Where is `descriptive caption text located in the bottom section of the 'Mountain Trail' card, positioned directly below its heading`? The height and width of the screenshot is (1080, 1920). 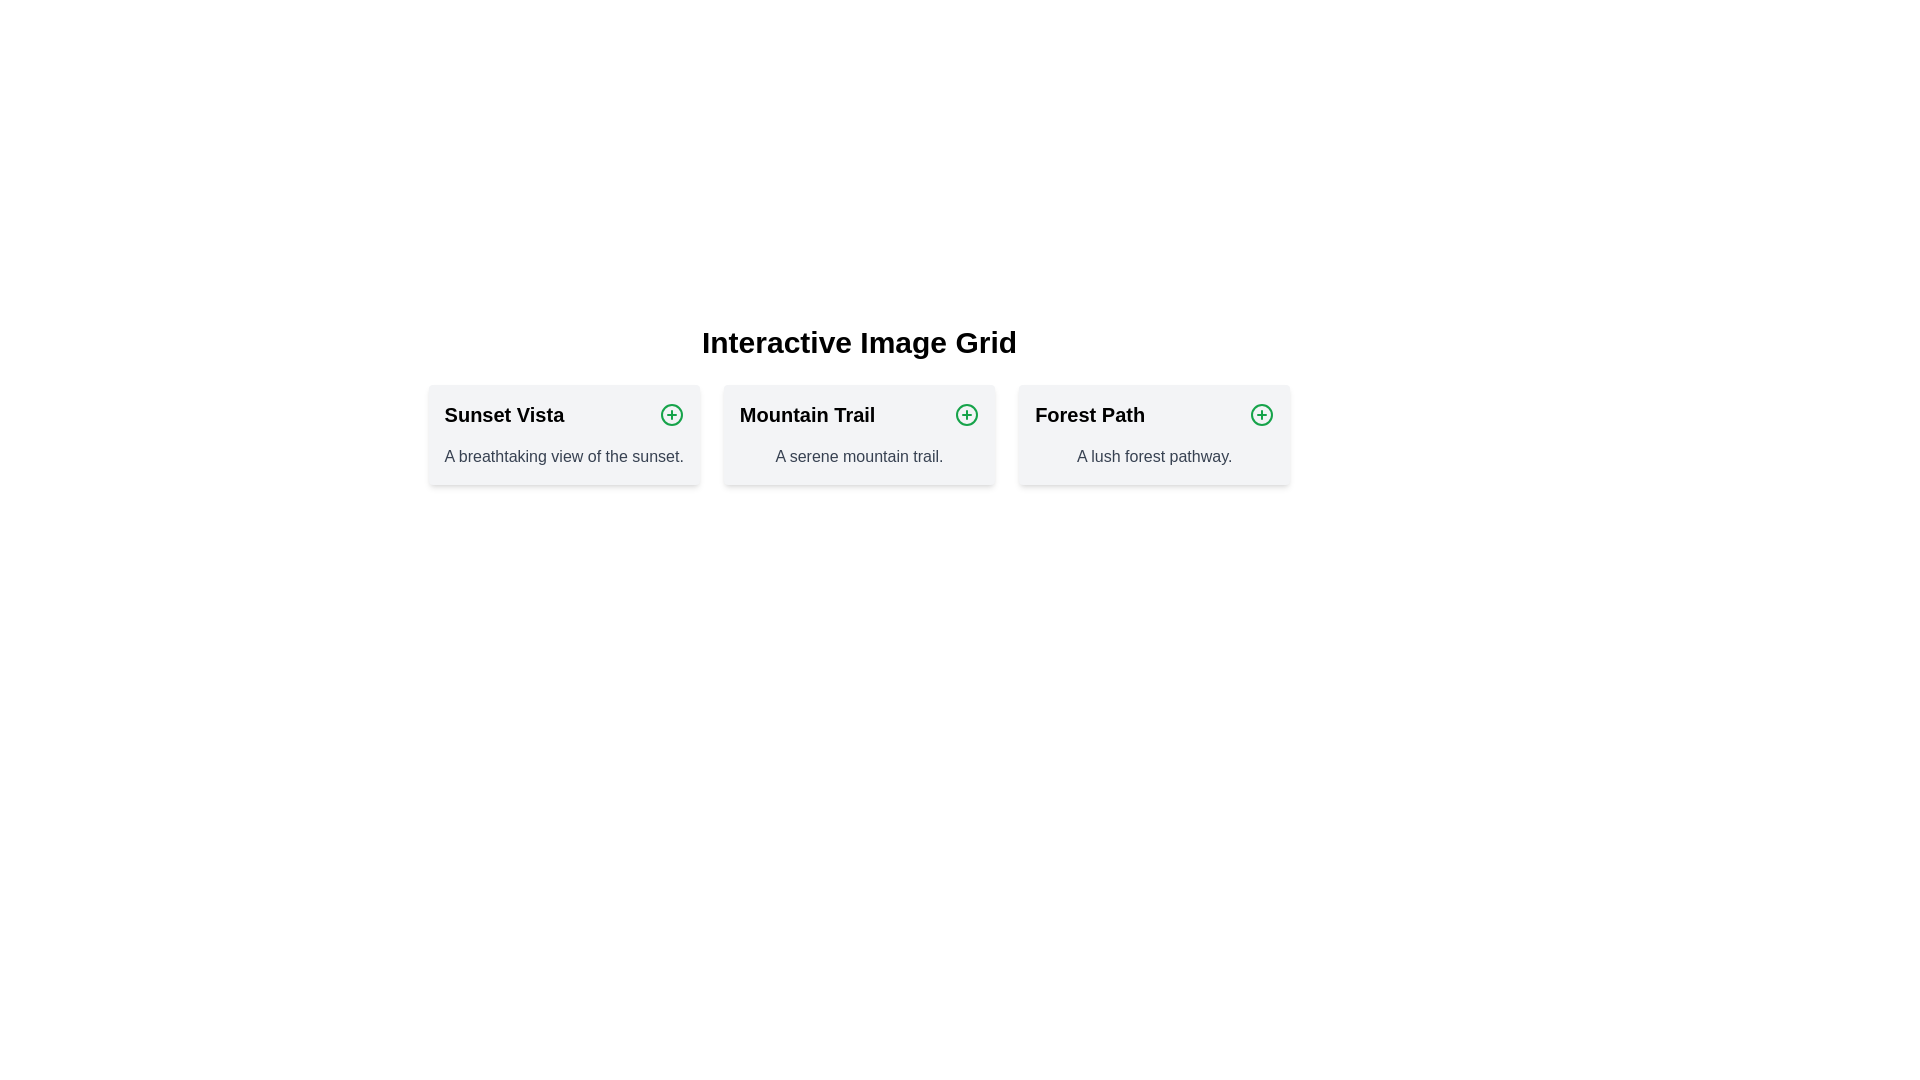 descriptive caption text located in the bottom section of the 'Mountain Trail' card, positioned directly below its heading is located at coordinates (859, 456).